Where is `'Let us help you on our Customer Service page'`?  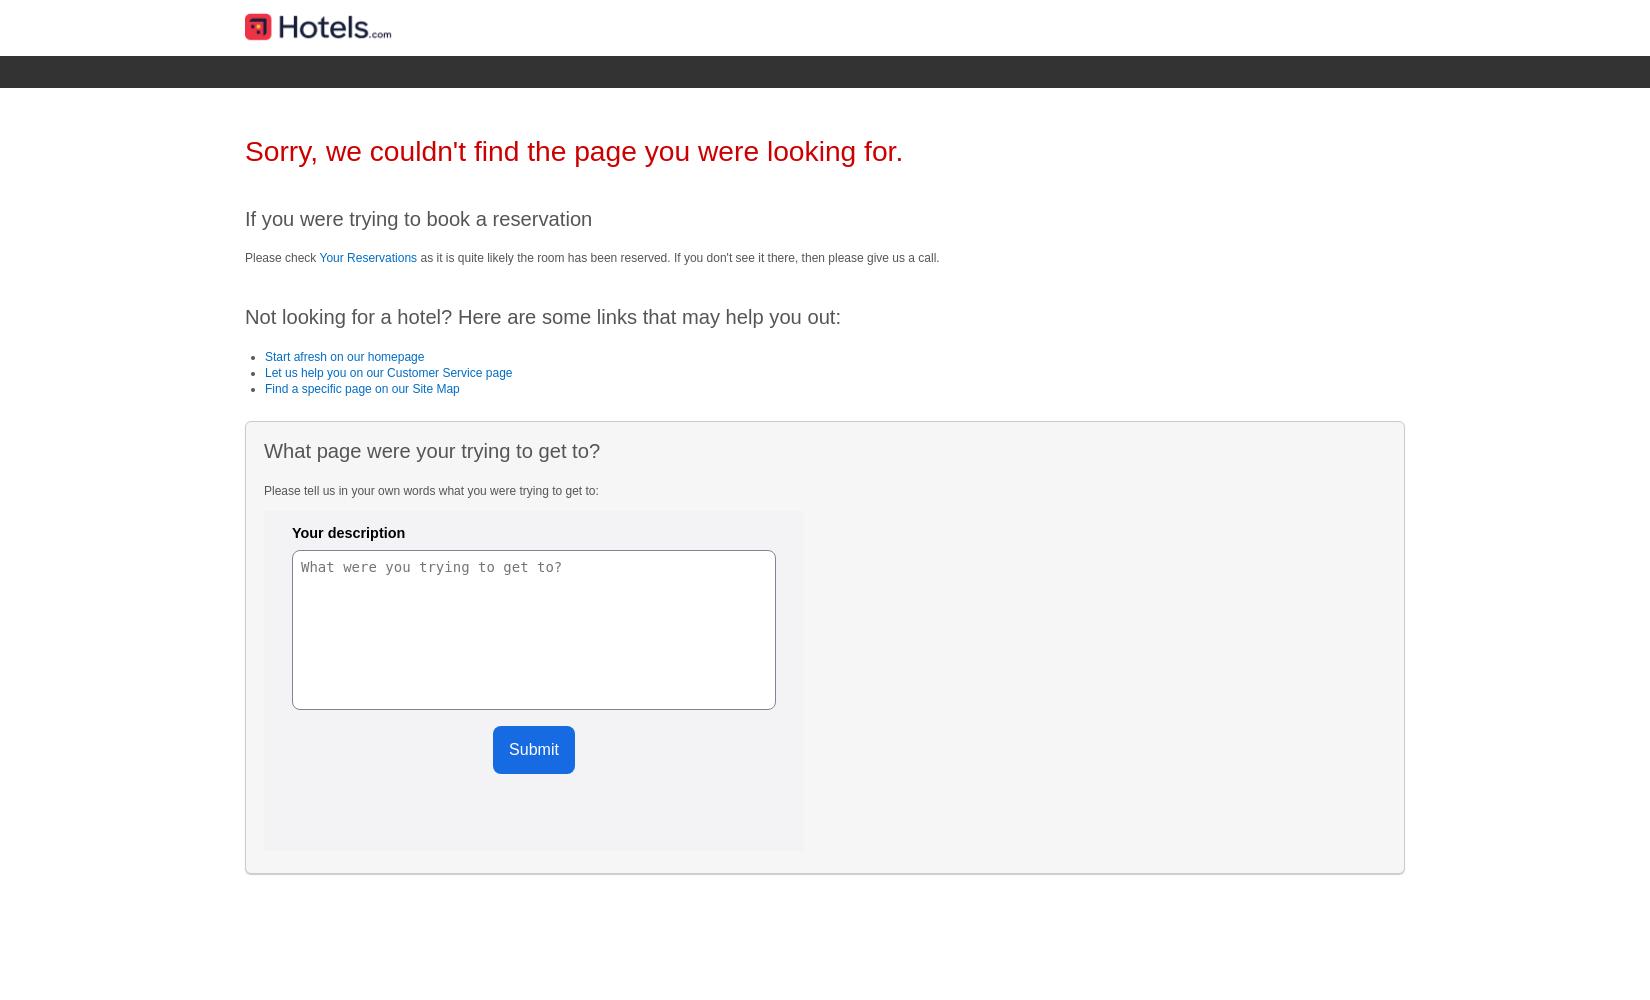 'Let us help you on our Customer Service page' is located at coordinates (388, 371).